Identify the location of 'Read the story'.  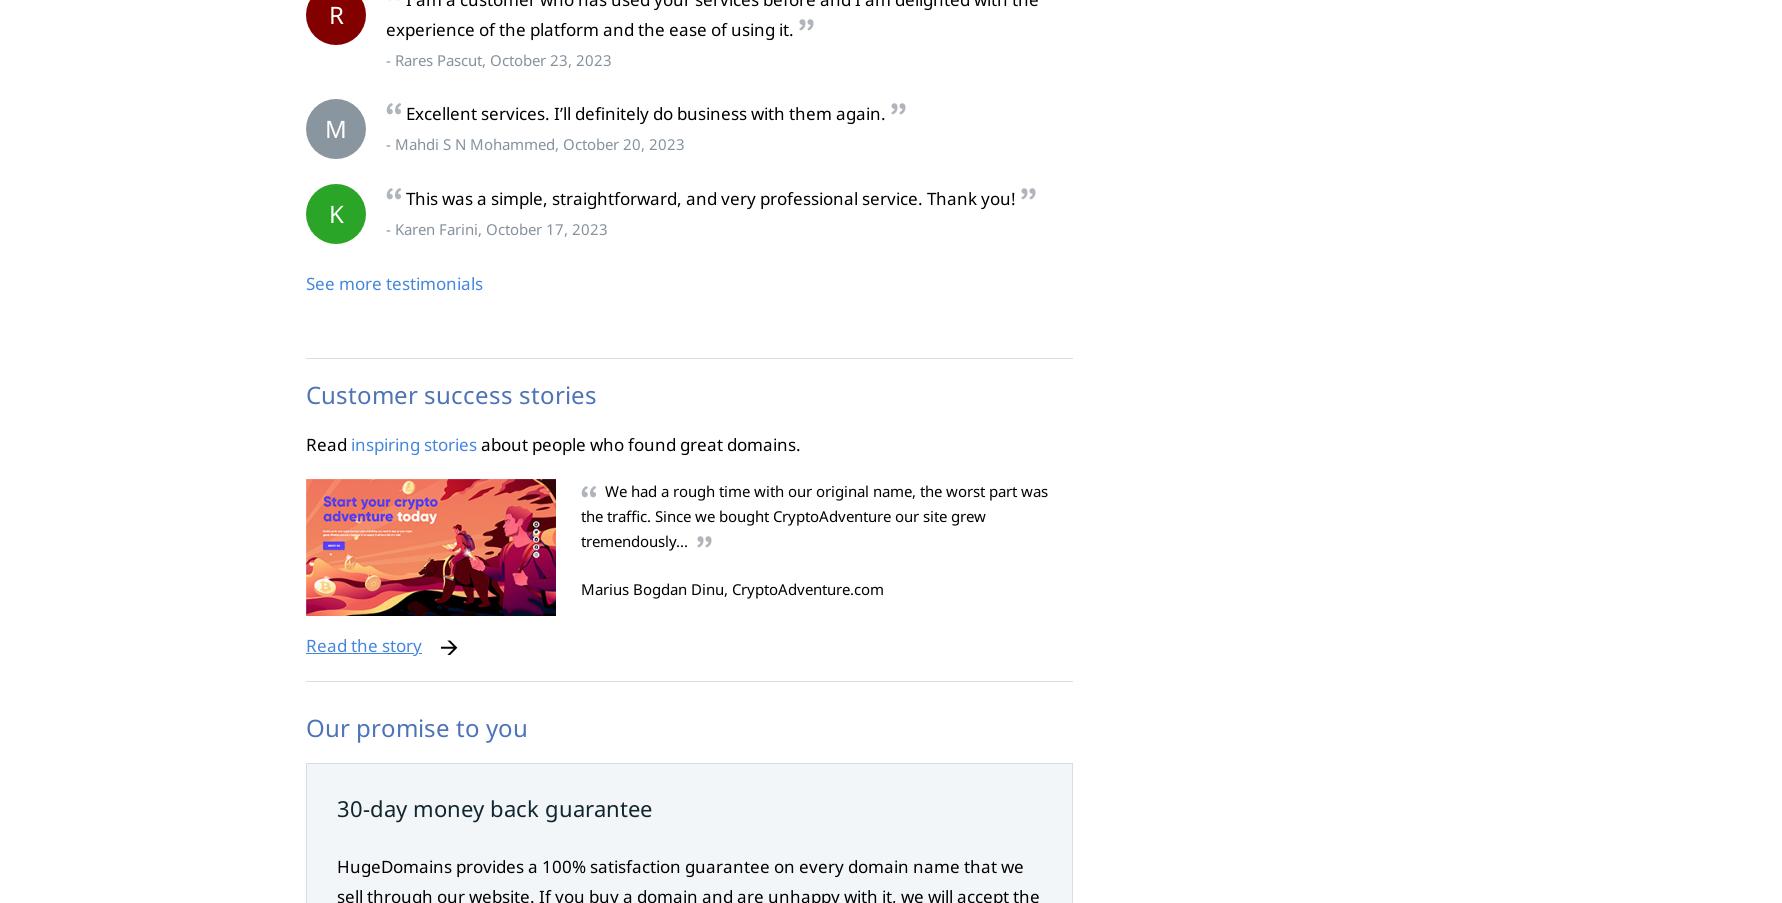
(364, 644).